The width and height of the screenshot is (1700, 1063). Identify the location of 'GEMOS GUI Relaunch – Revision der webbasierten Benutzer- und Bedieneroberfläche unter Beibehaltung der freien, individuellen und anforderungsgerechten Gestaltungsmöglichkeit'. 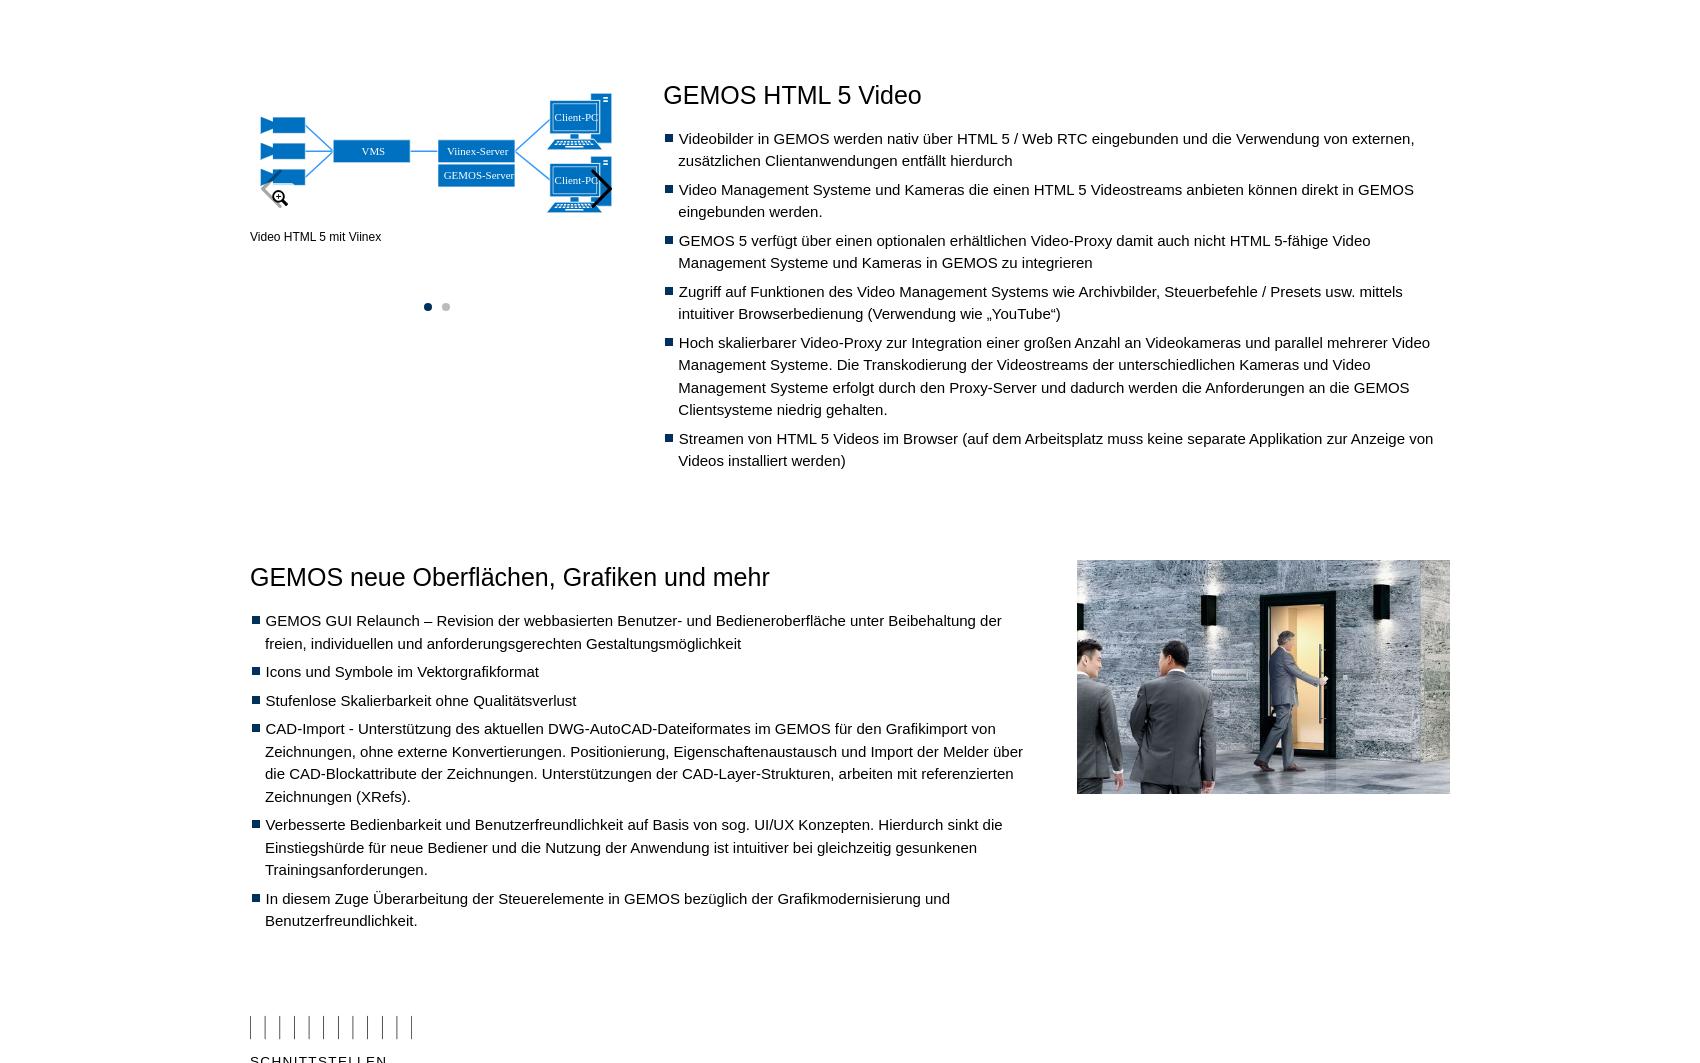
(632, 630).